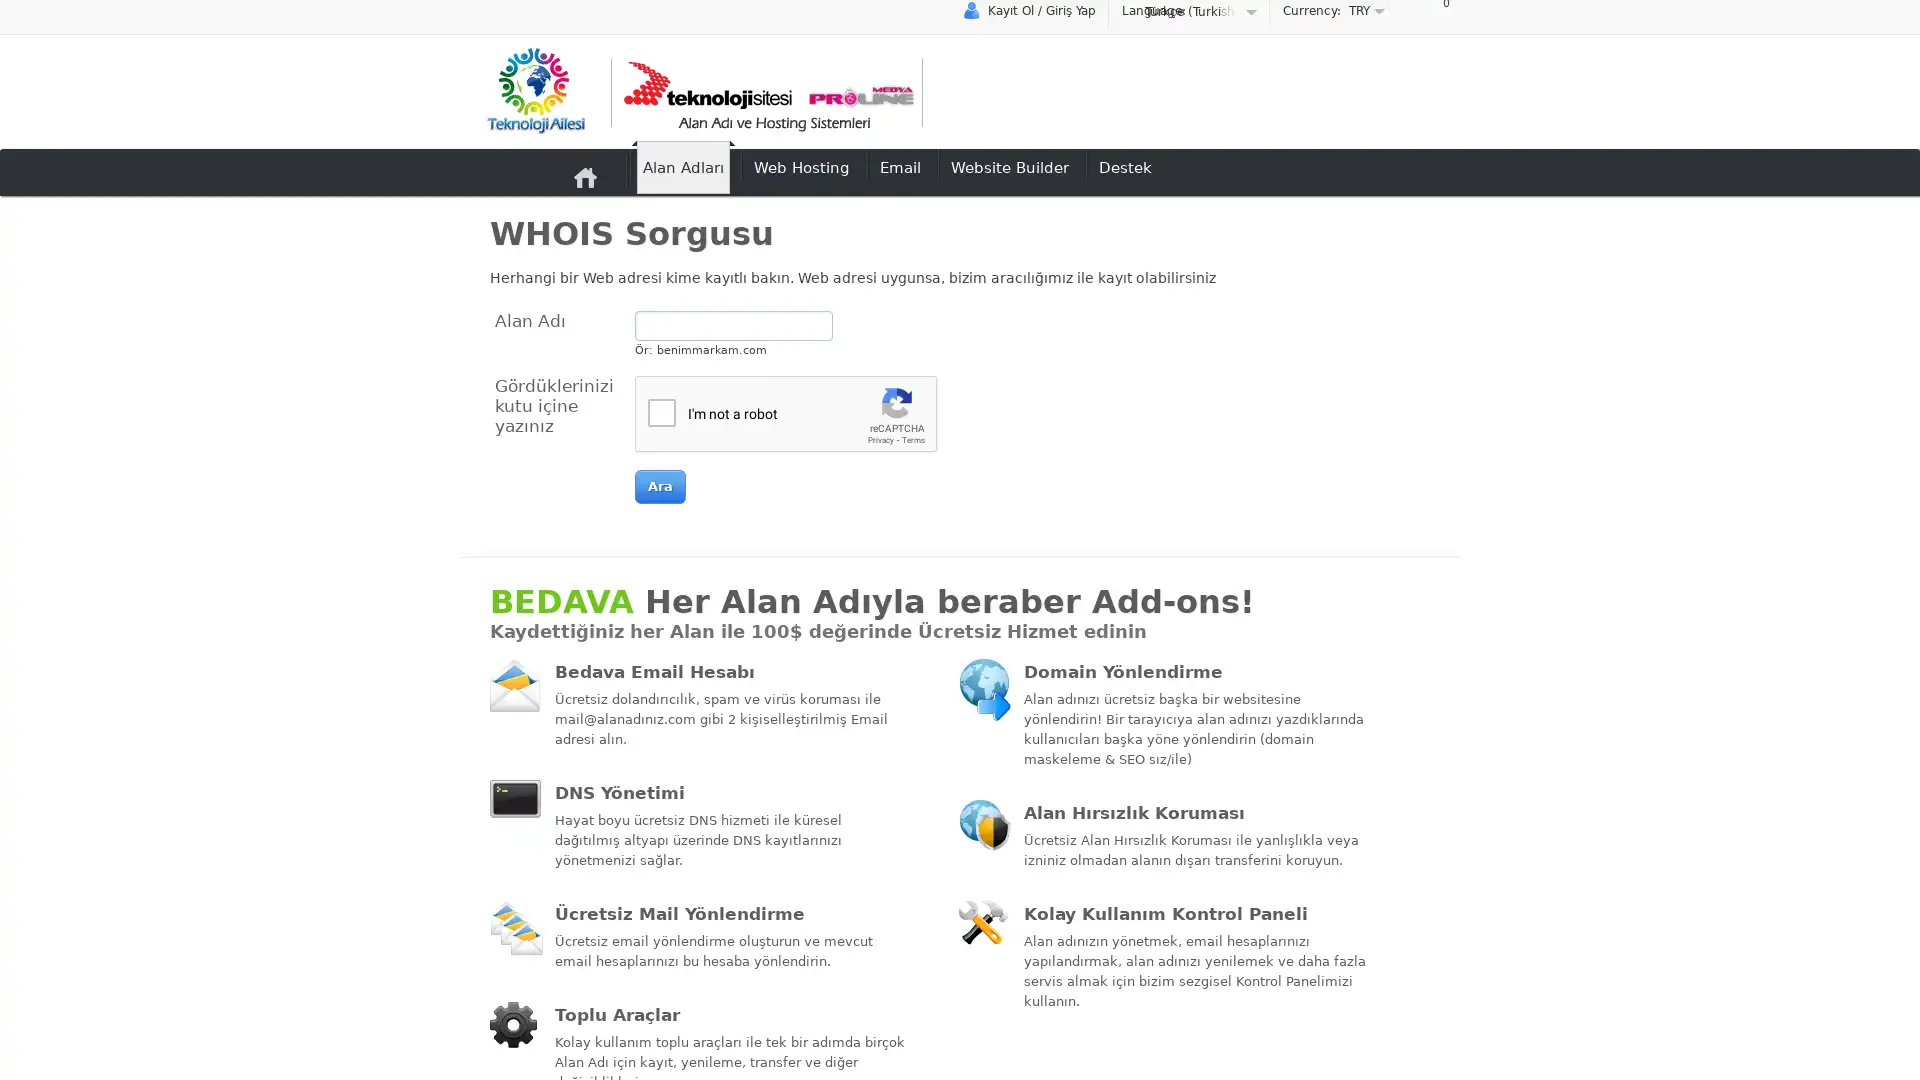 The height and width of the screenshot is (1080, 1920). I want to click on Ara, so click(660, 486).